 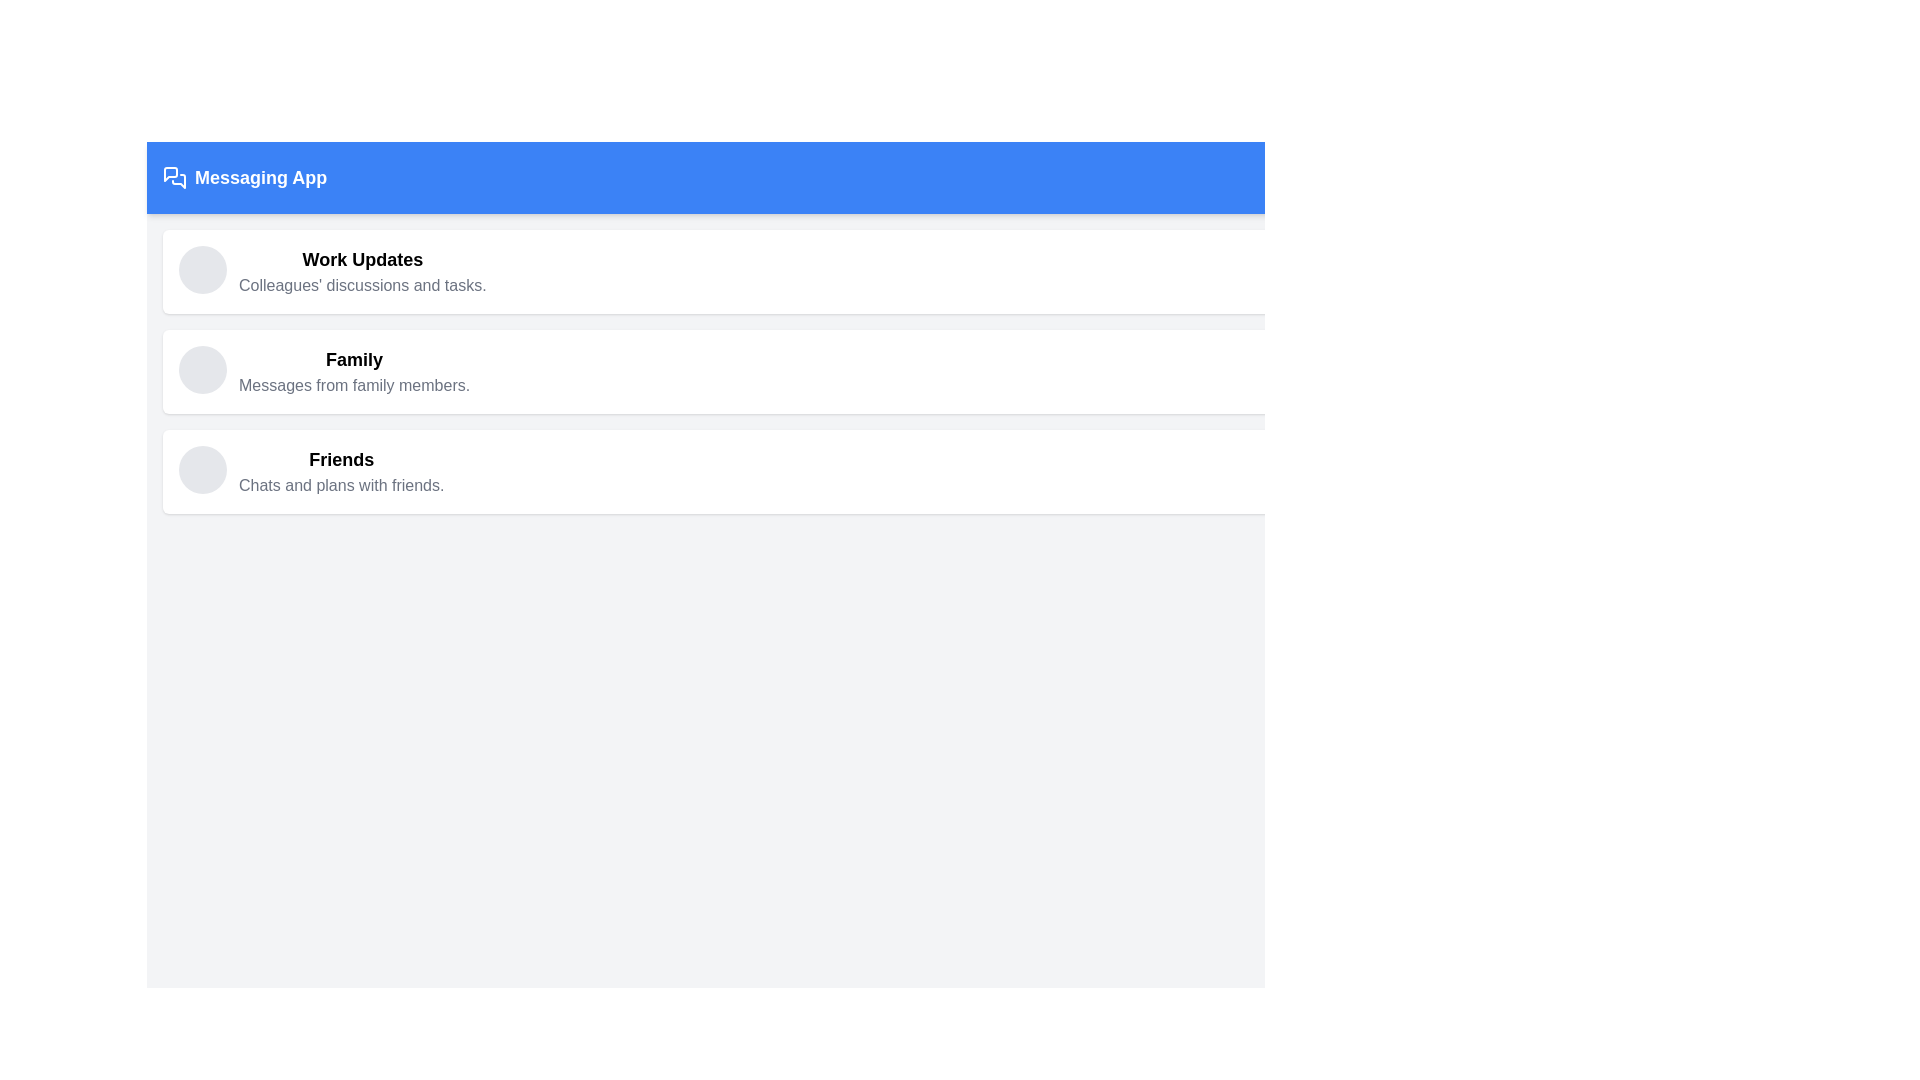 What do you see at coordinates (341, 471) in the screenshot?
I see `text content of the 'Friends' section, which is a text block with a title and subtitle located in the middle of the third row of the messaging app's main content area, directly below the 'Family' section` at bounding box center [341, 471].